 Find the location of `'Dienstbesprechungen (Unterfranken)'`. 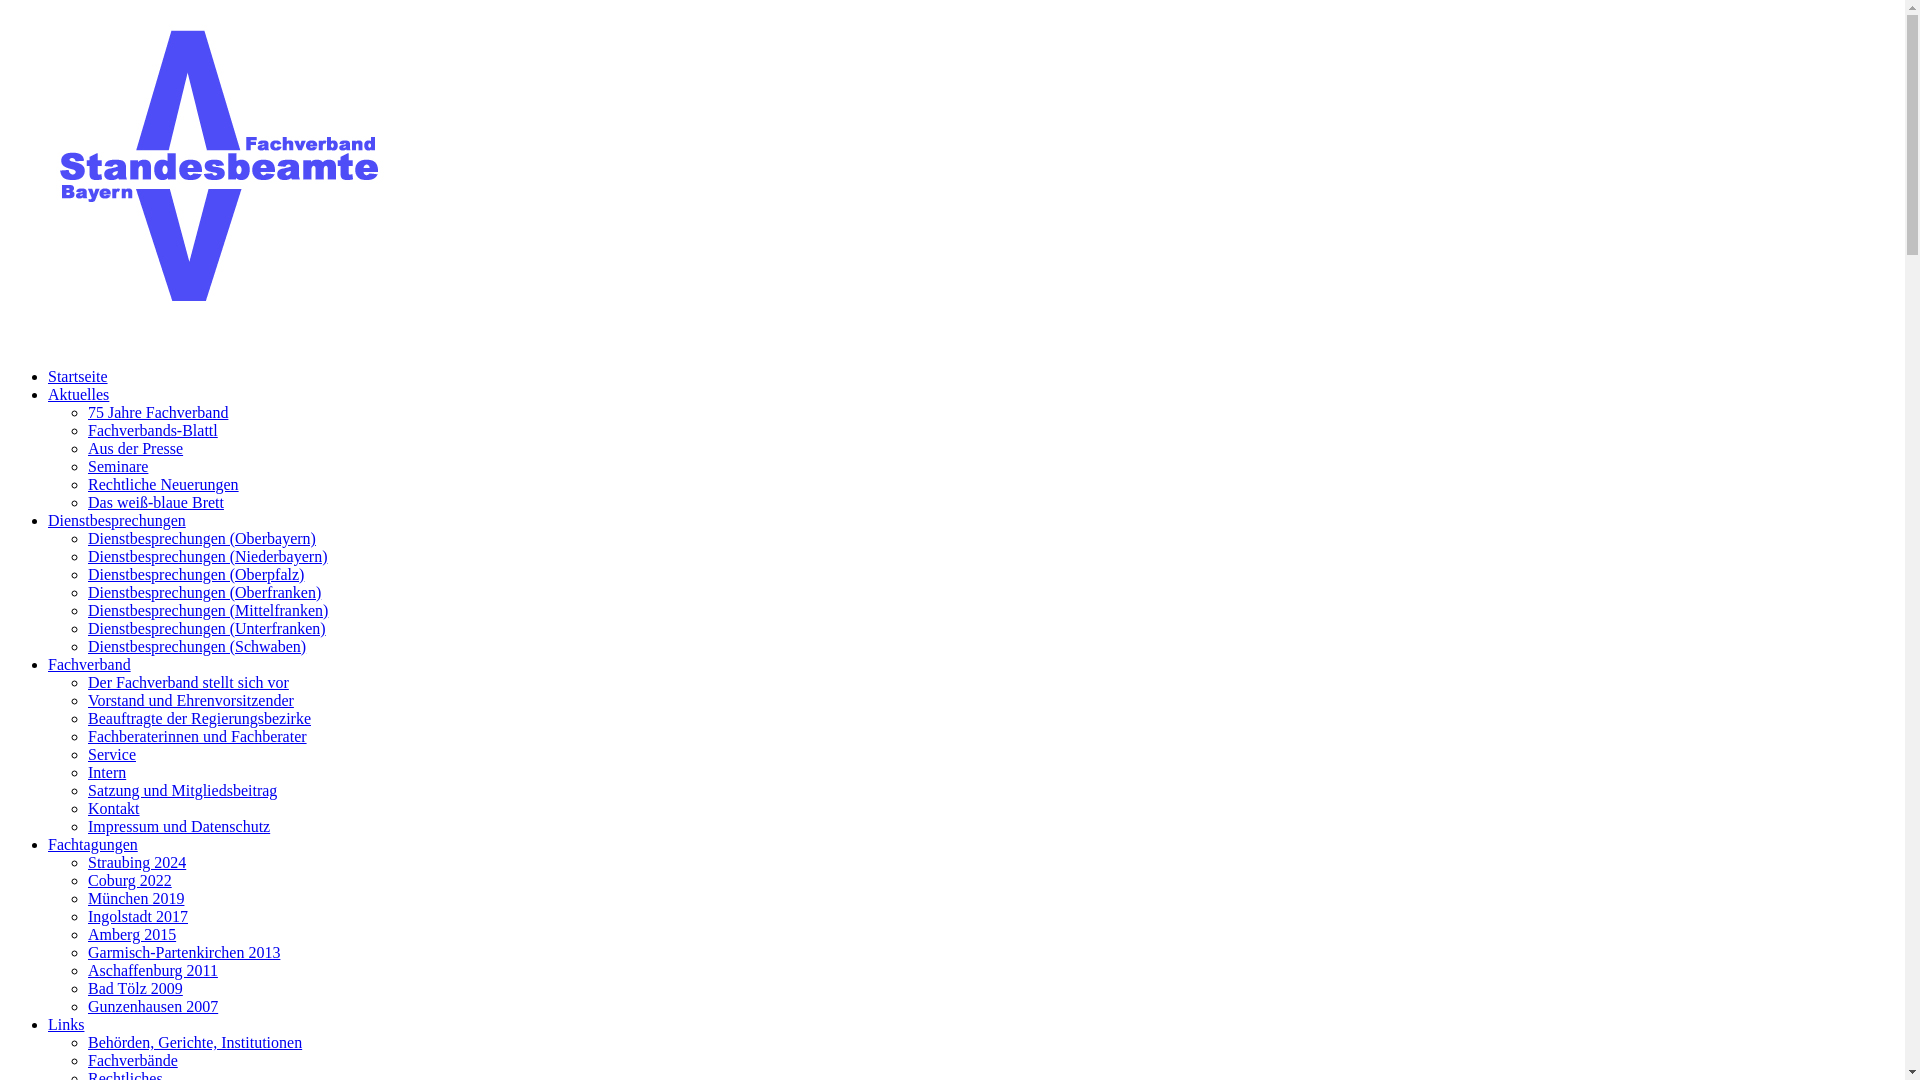

'Dienstbesprechungen (Unterfranken)' is located at coordinates (206, 627).